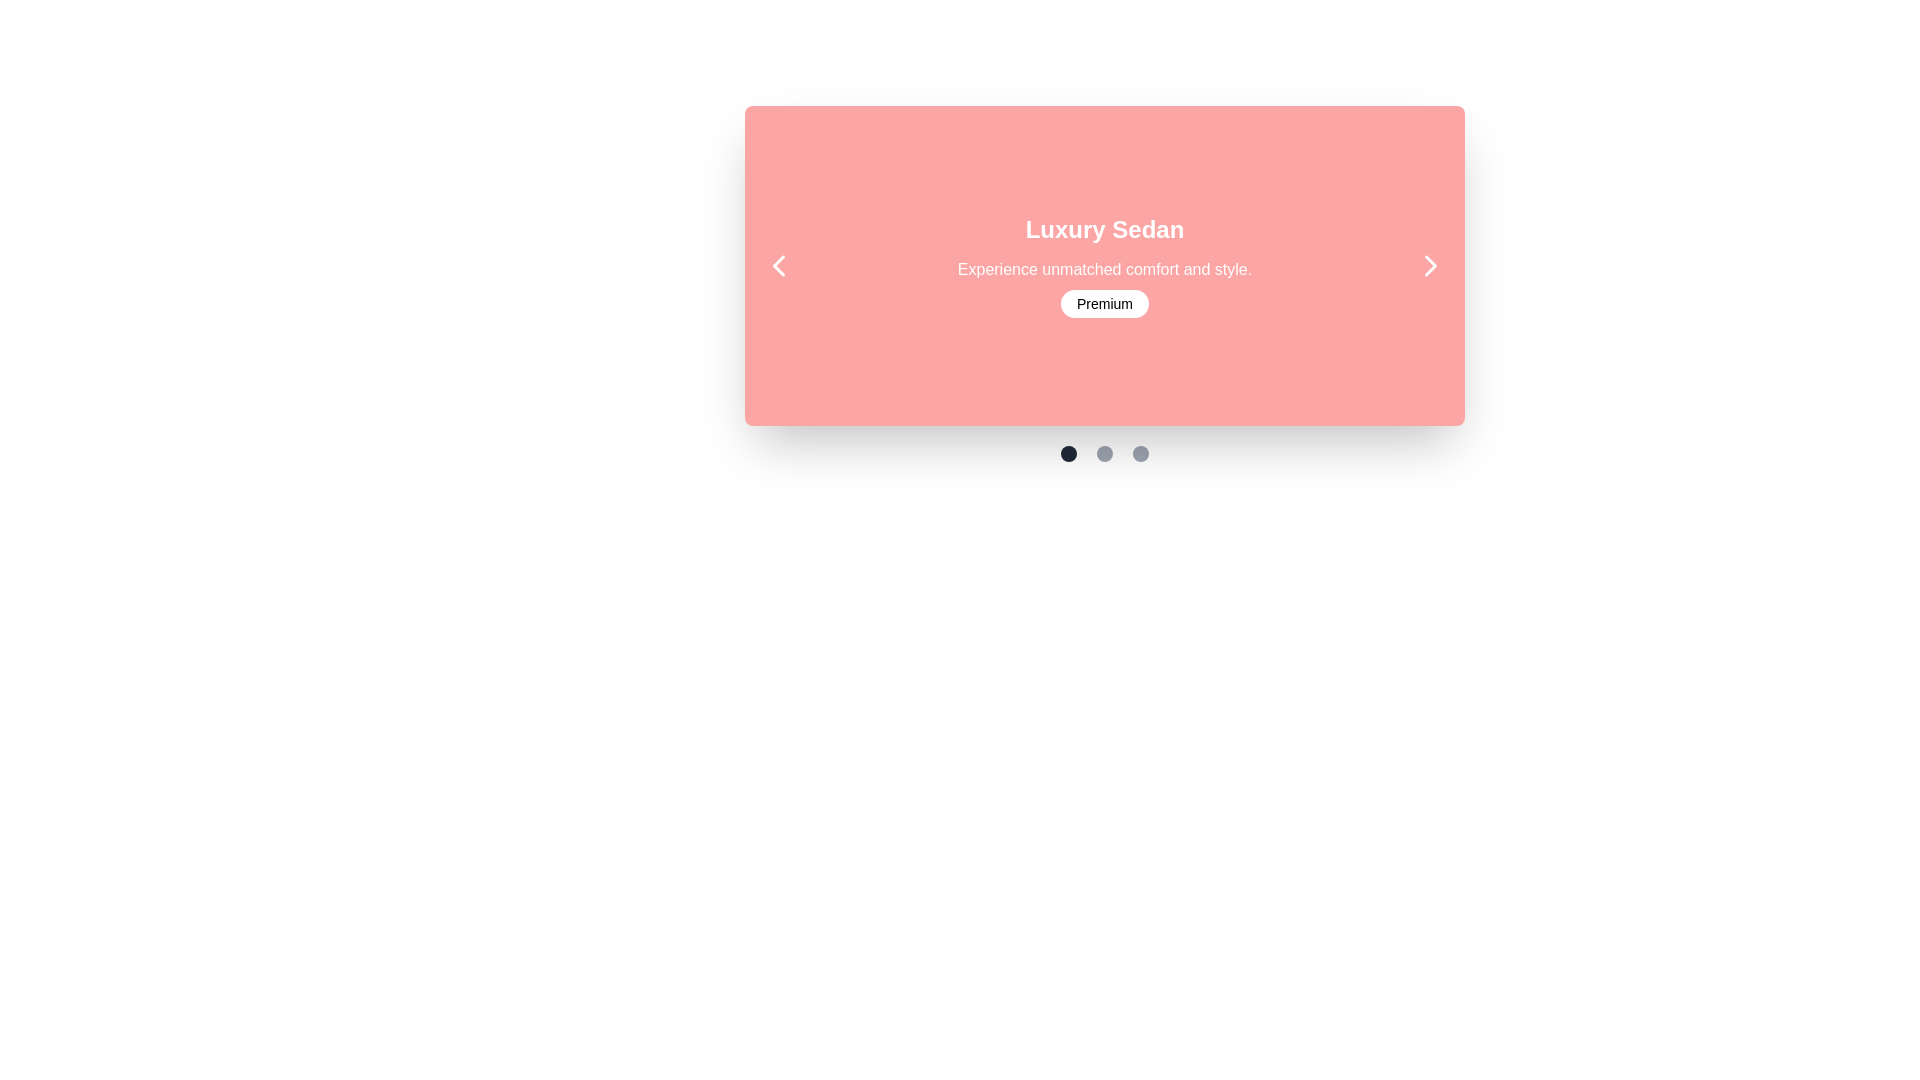  What do you see at coordinates (1103, 454) in the screenshot?
I see `the middle circular indicator dot in the carousel group, which is distinguished by its gray color` at bounding box center [1103, 454].